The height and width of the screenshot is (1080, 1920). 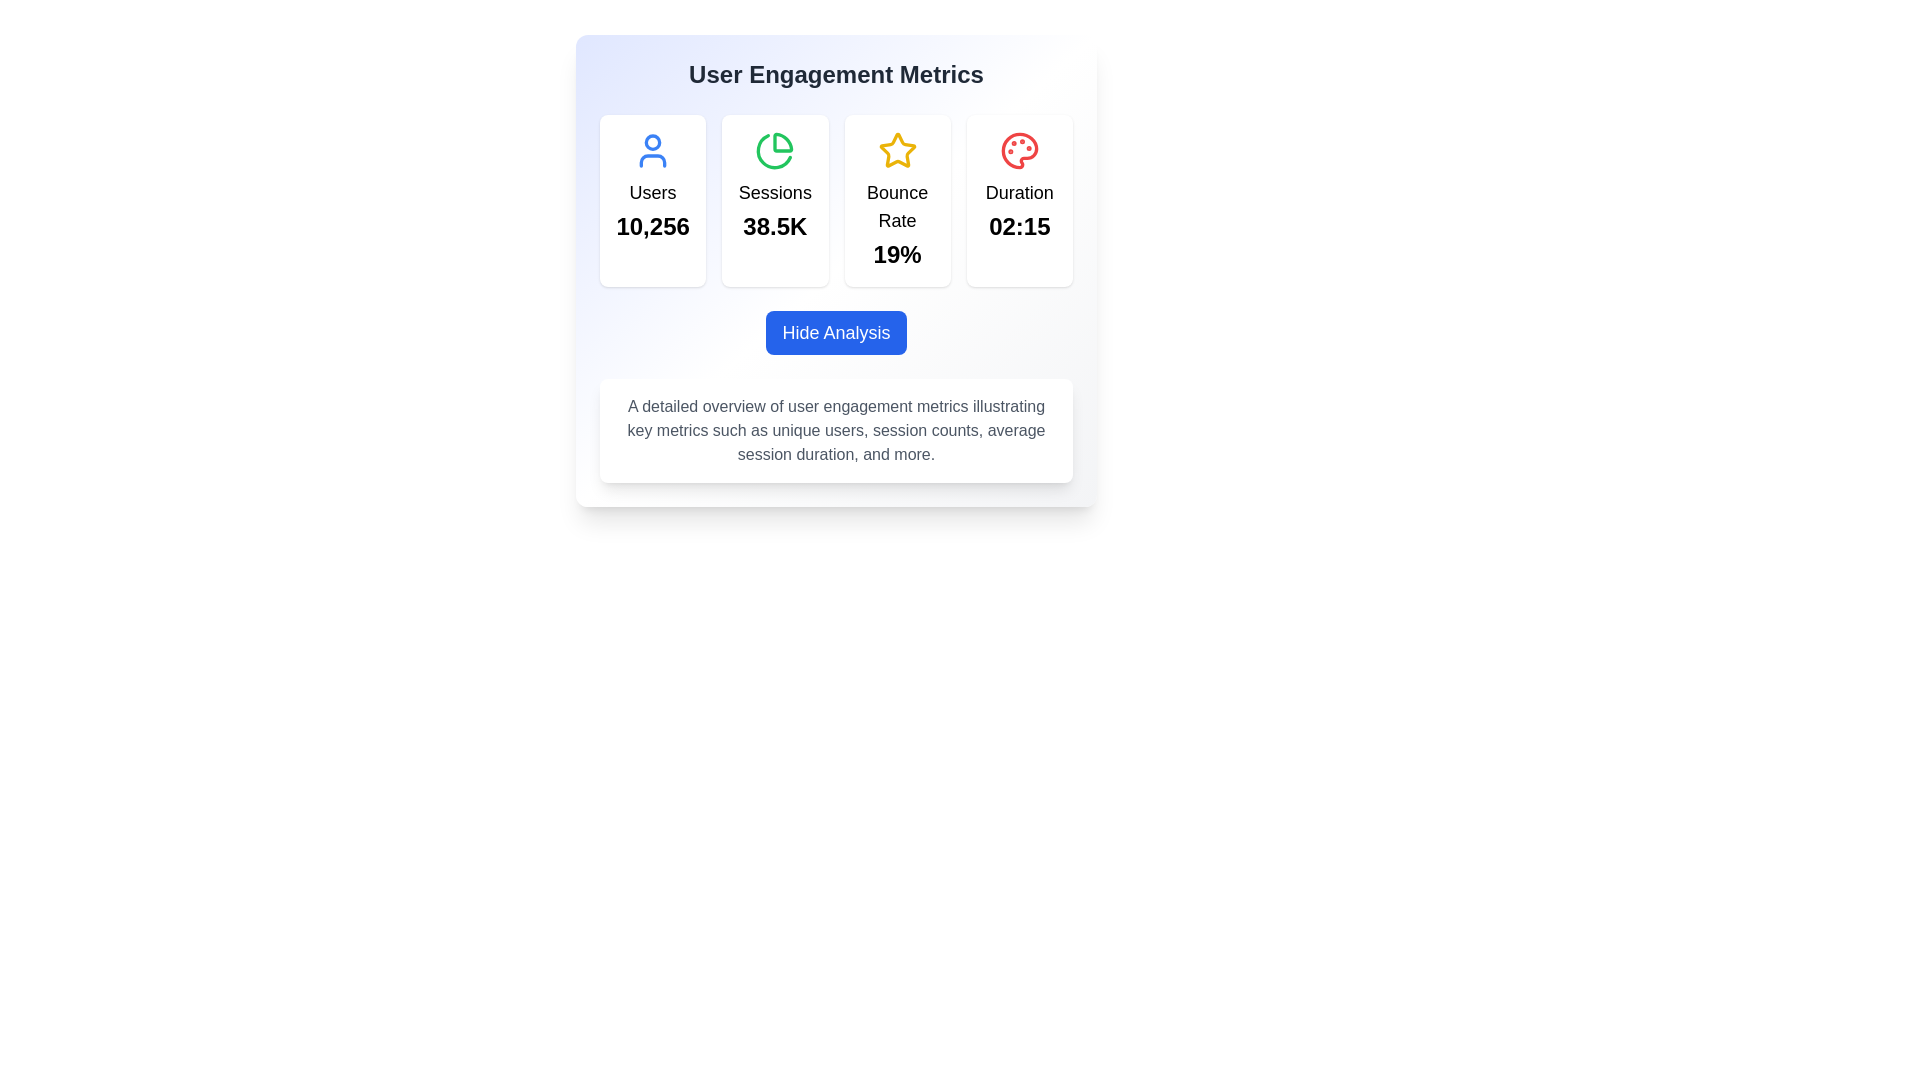 What do you see at coordinates (1019, 192) in the screenshot?
I see `the Text label indicating the duration metric, which is positioned above the value '02:15' in the fourth column of the user engagement statistics display` at bounding box center [1019, 192].